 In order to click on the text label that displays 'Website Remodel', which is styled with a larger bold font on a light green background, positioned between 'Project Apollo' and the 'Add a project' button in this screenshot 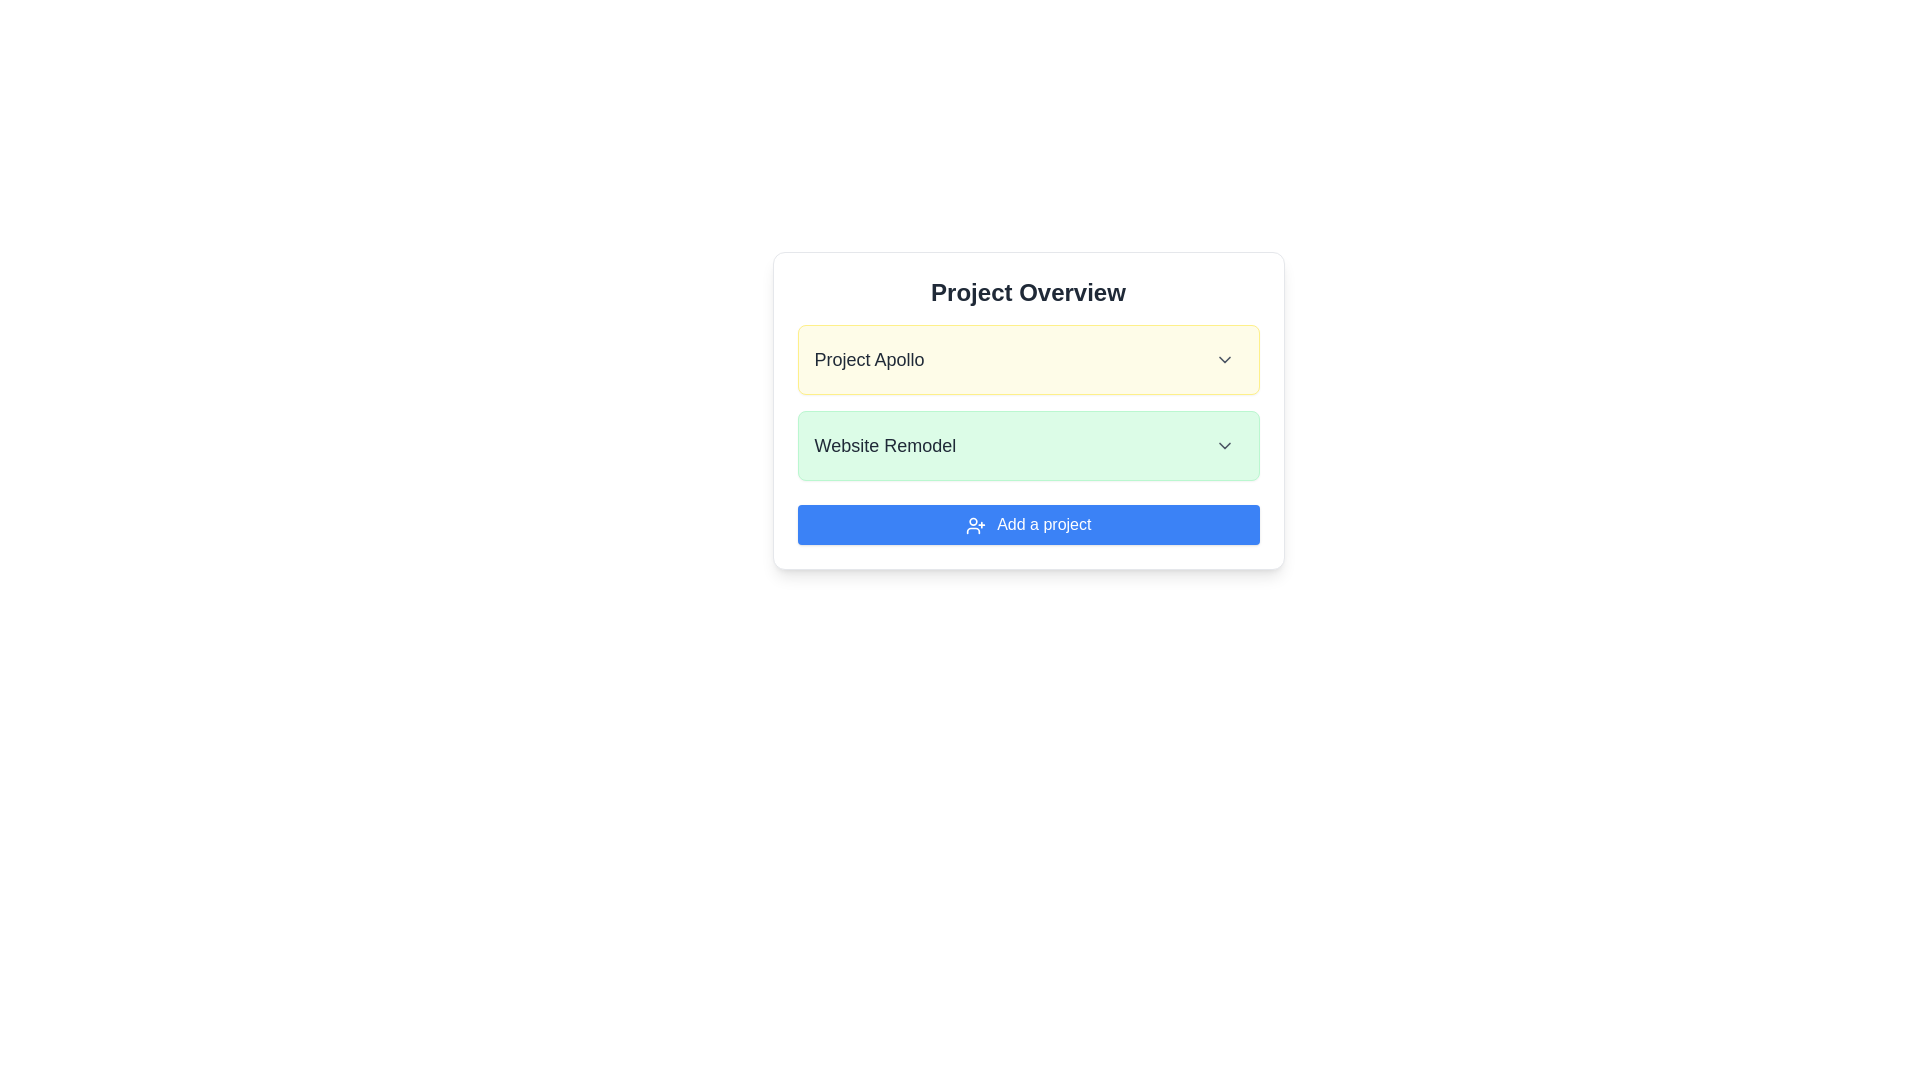, I will do `click(884, 445)`.